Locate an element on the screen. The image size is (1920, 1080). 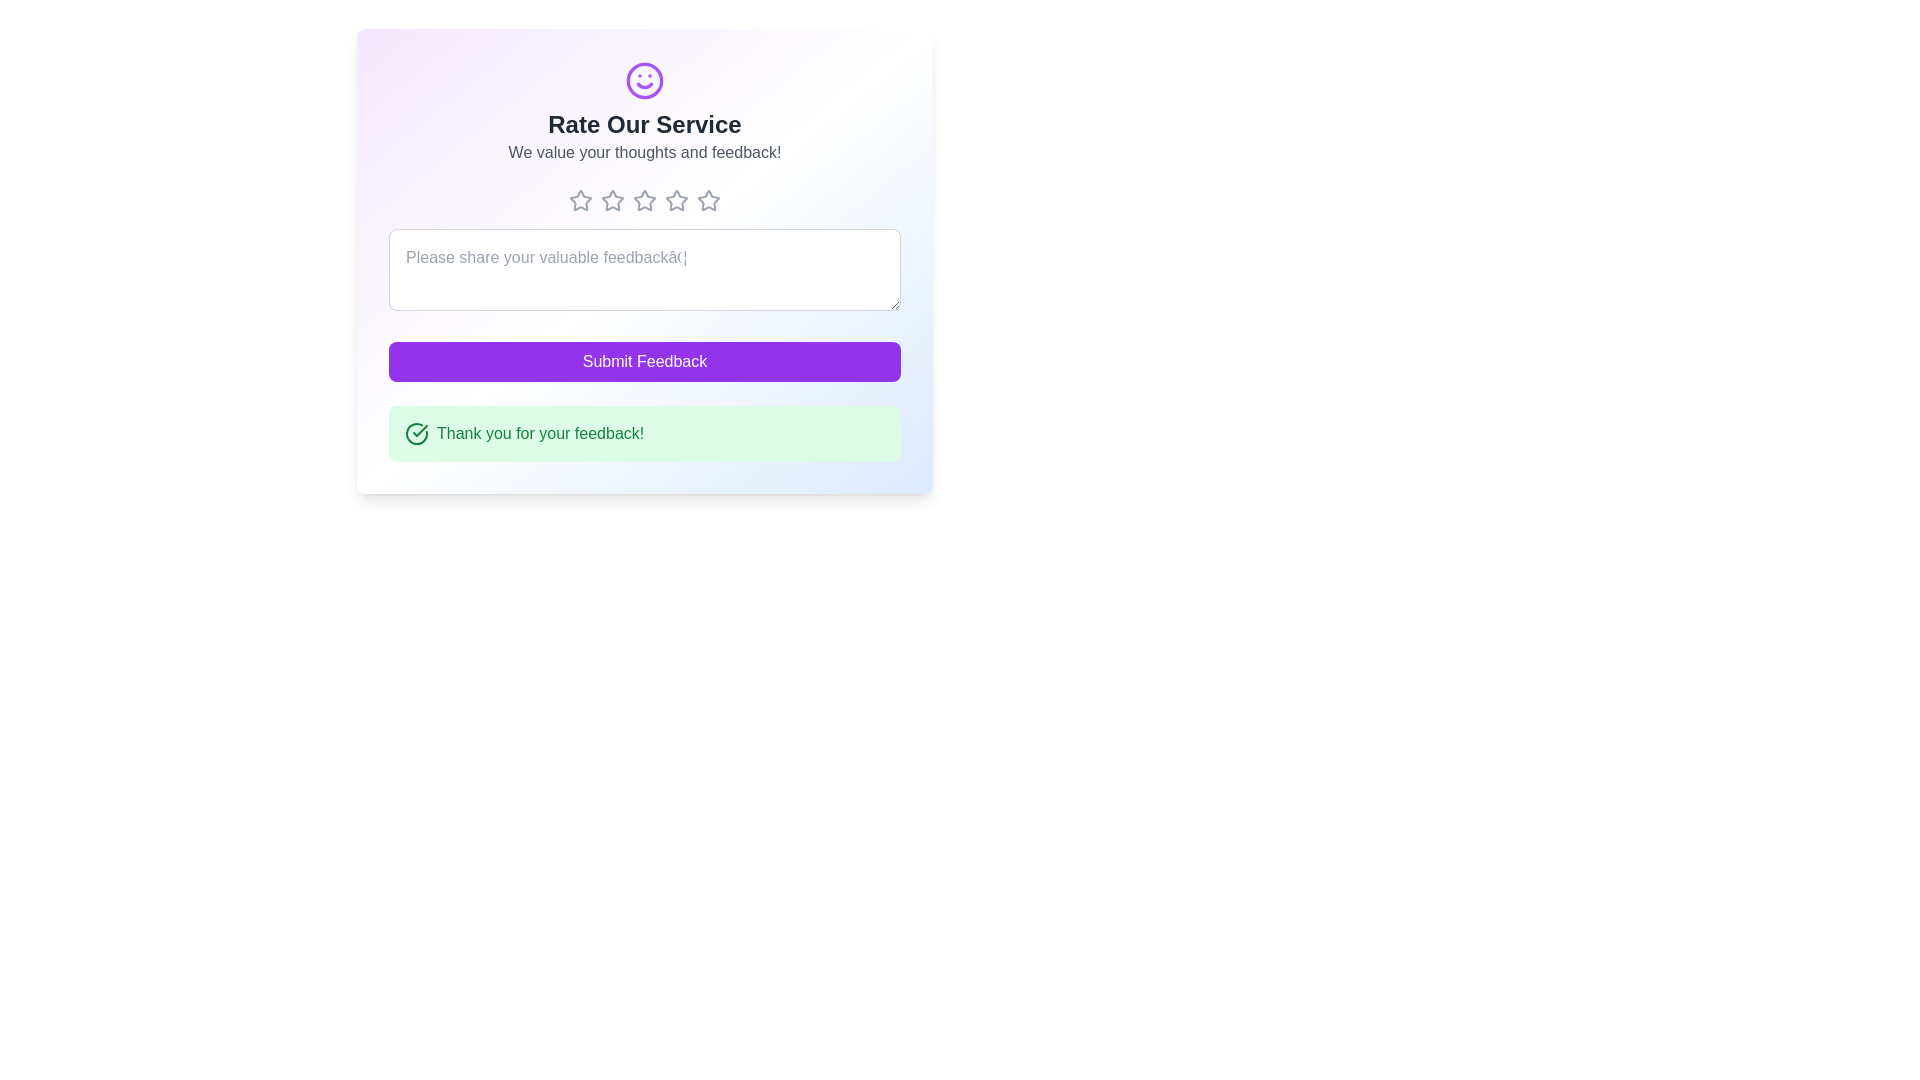
the 'Submit Feedback' button, which is a rectangular button with white text on a purple background, located centrally below the feedback input field is located at coordinates (644, 362).